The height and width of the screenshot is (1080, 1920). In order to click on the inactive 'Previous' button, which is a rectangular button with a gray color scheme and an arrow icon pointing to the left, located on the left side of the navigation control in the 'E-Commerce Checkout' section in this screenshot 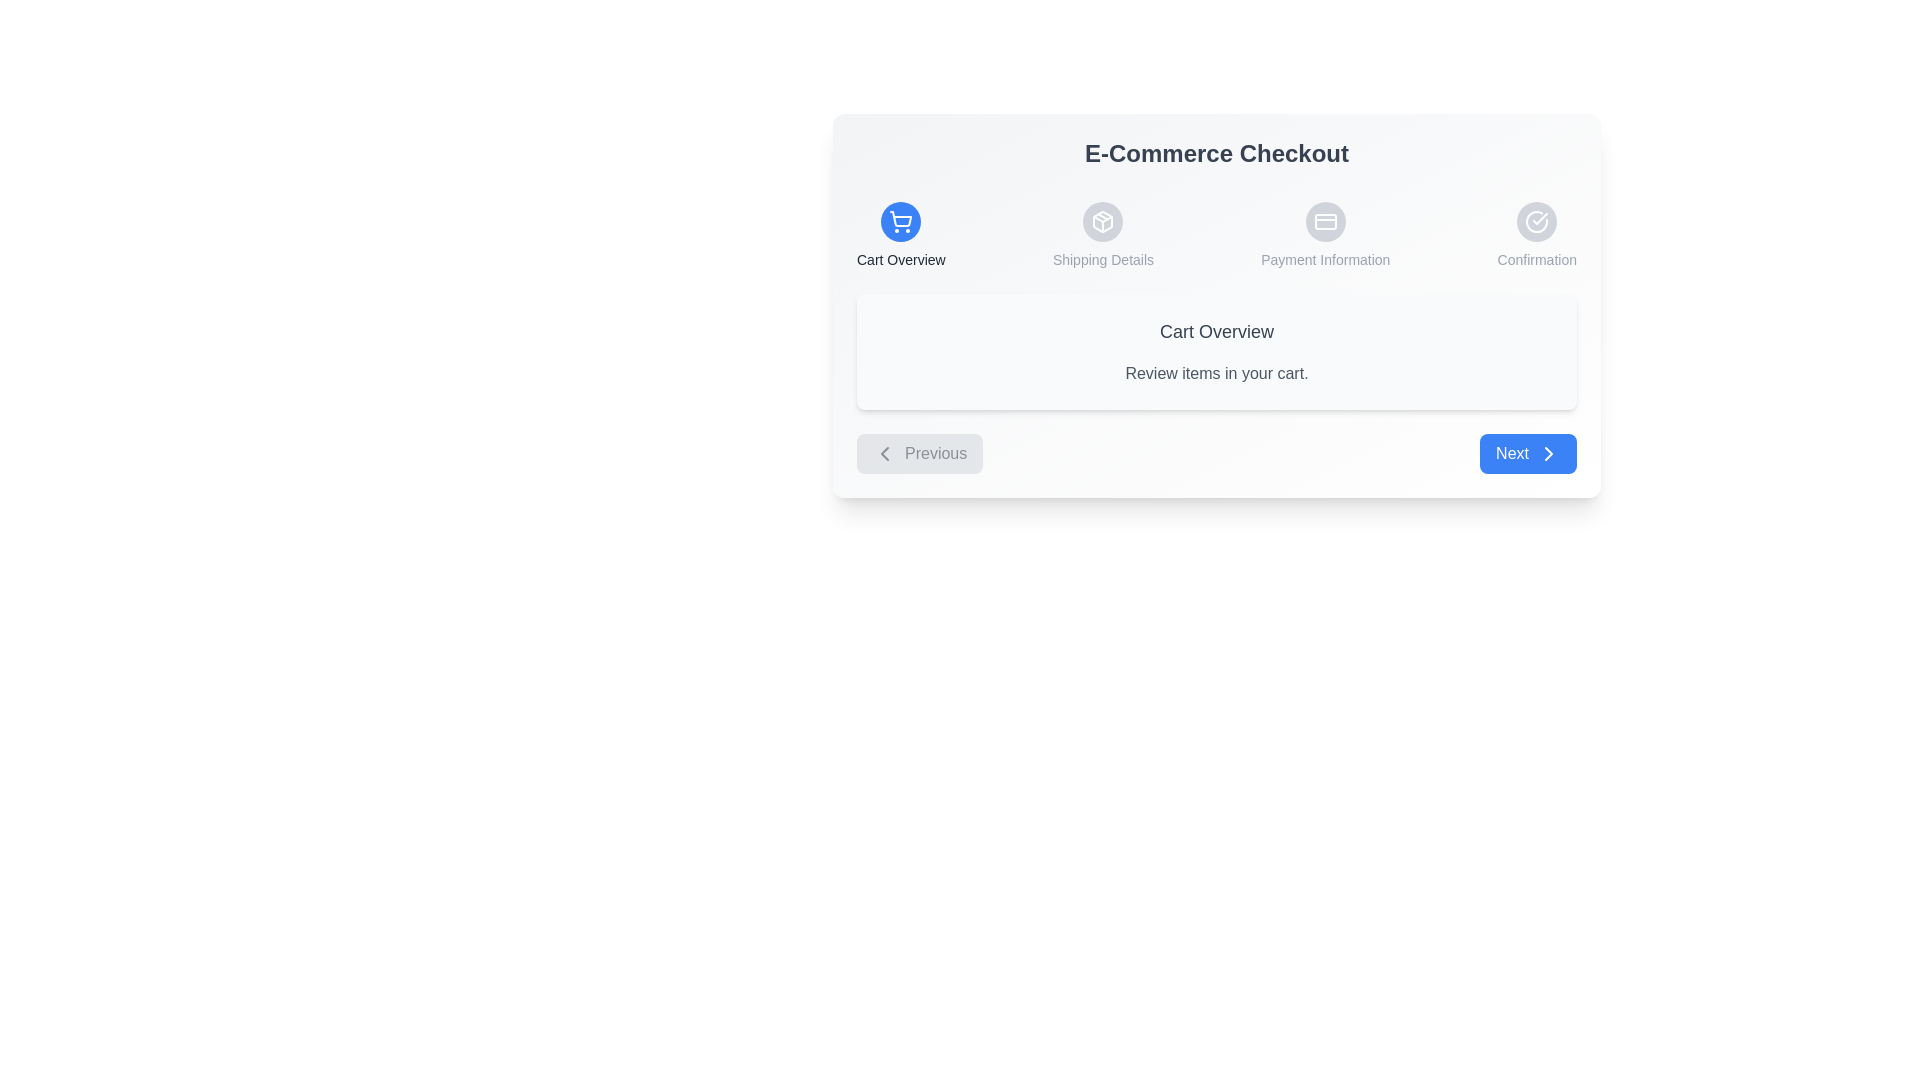, I will do `click(919, 454)`.